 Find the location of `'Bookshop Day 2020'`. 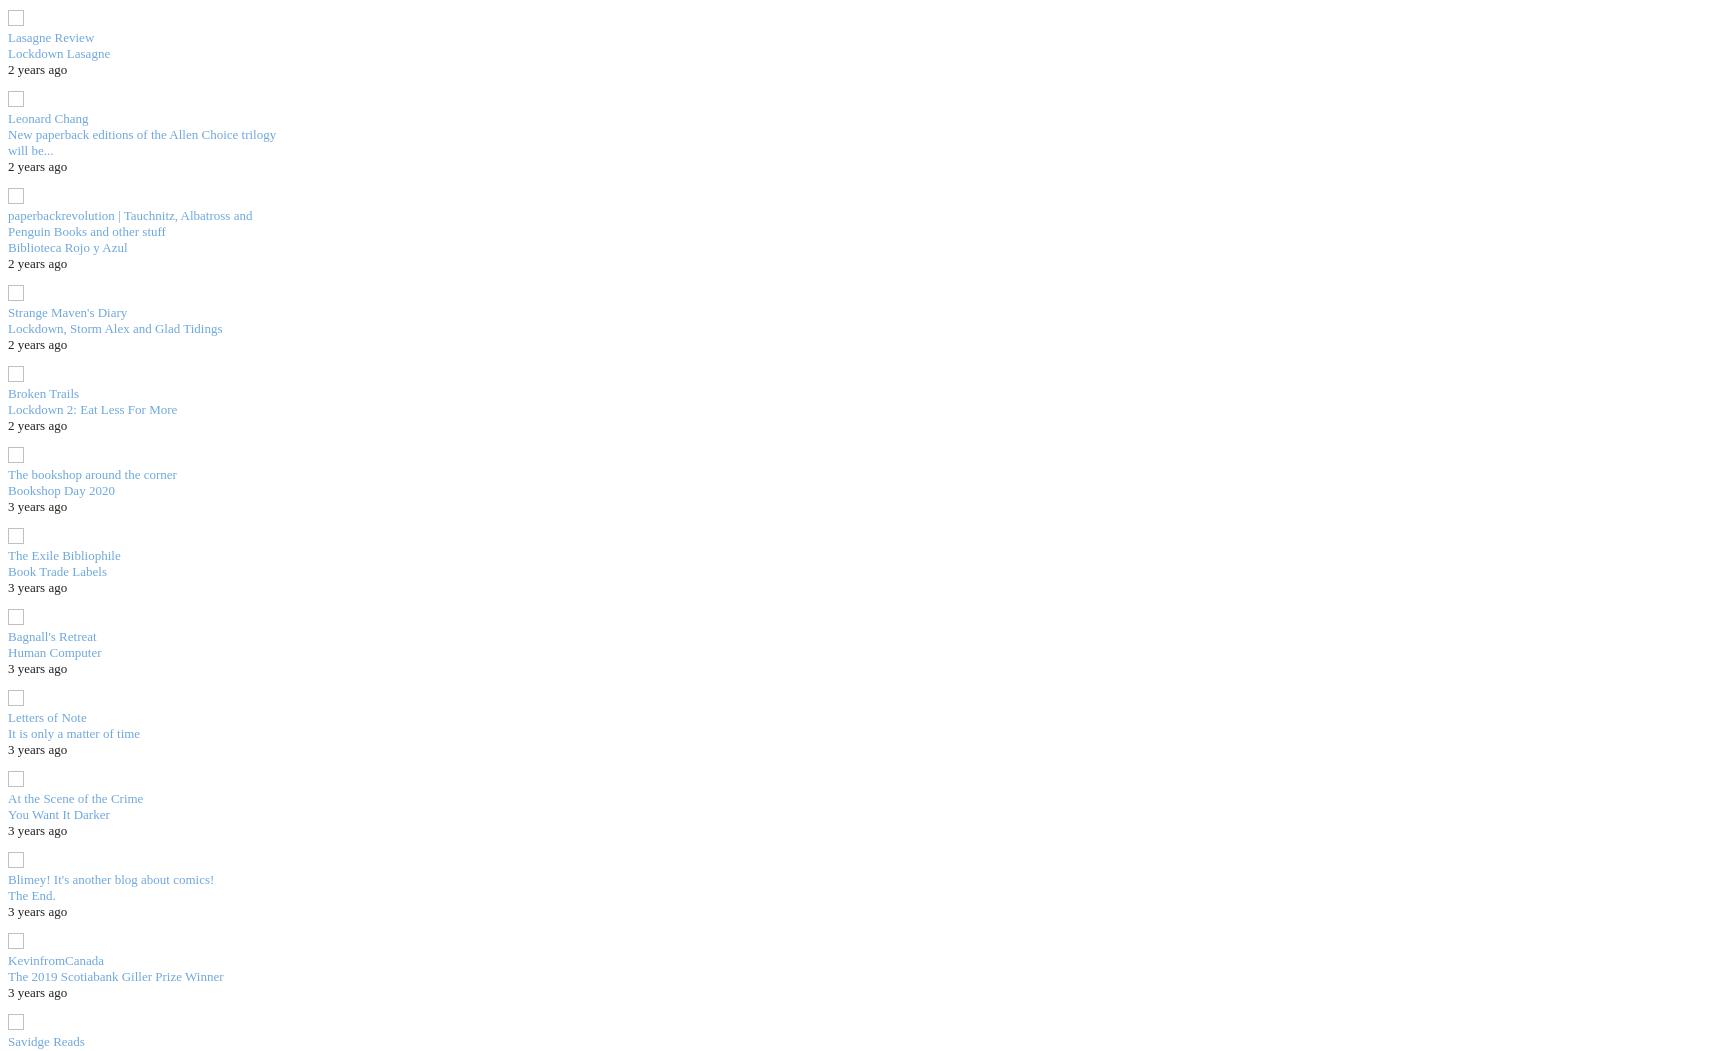

'Bookshop Day 2020' is located at coordinates (60, 489).